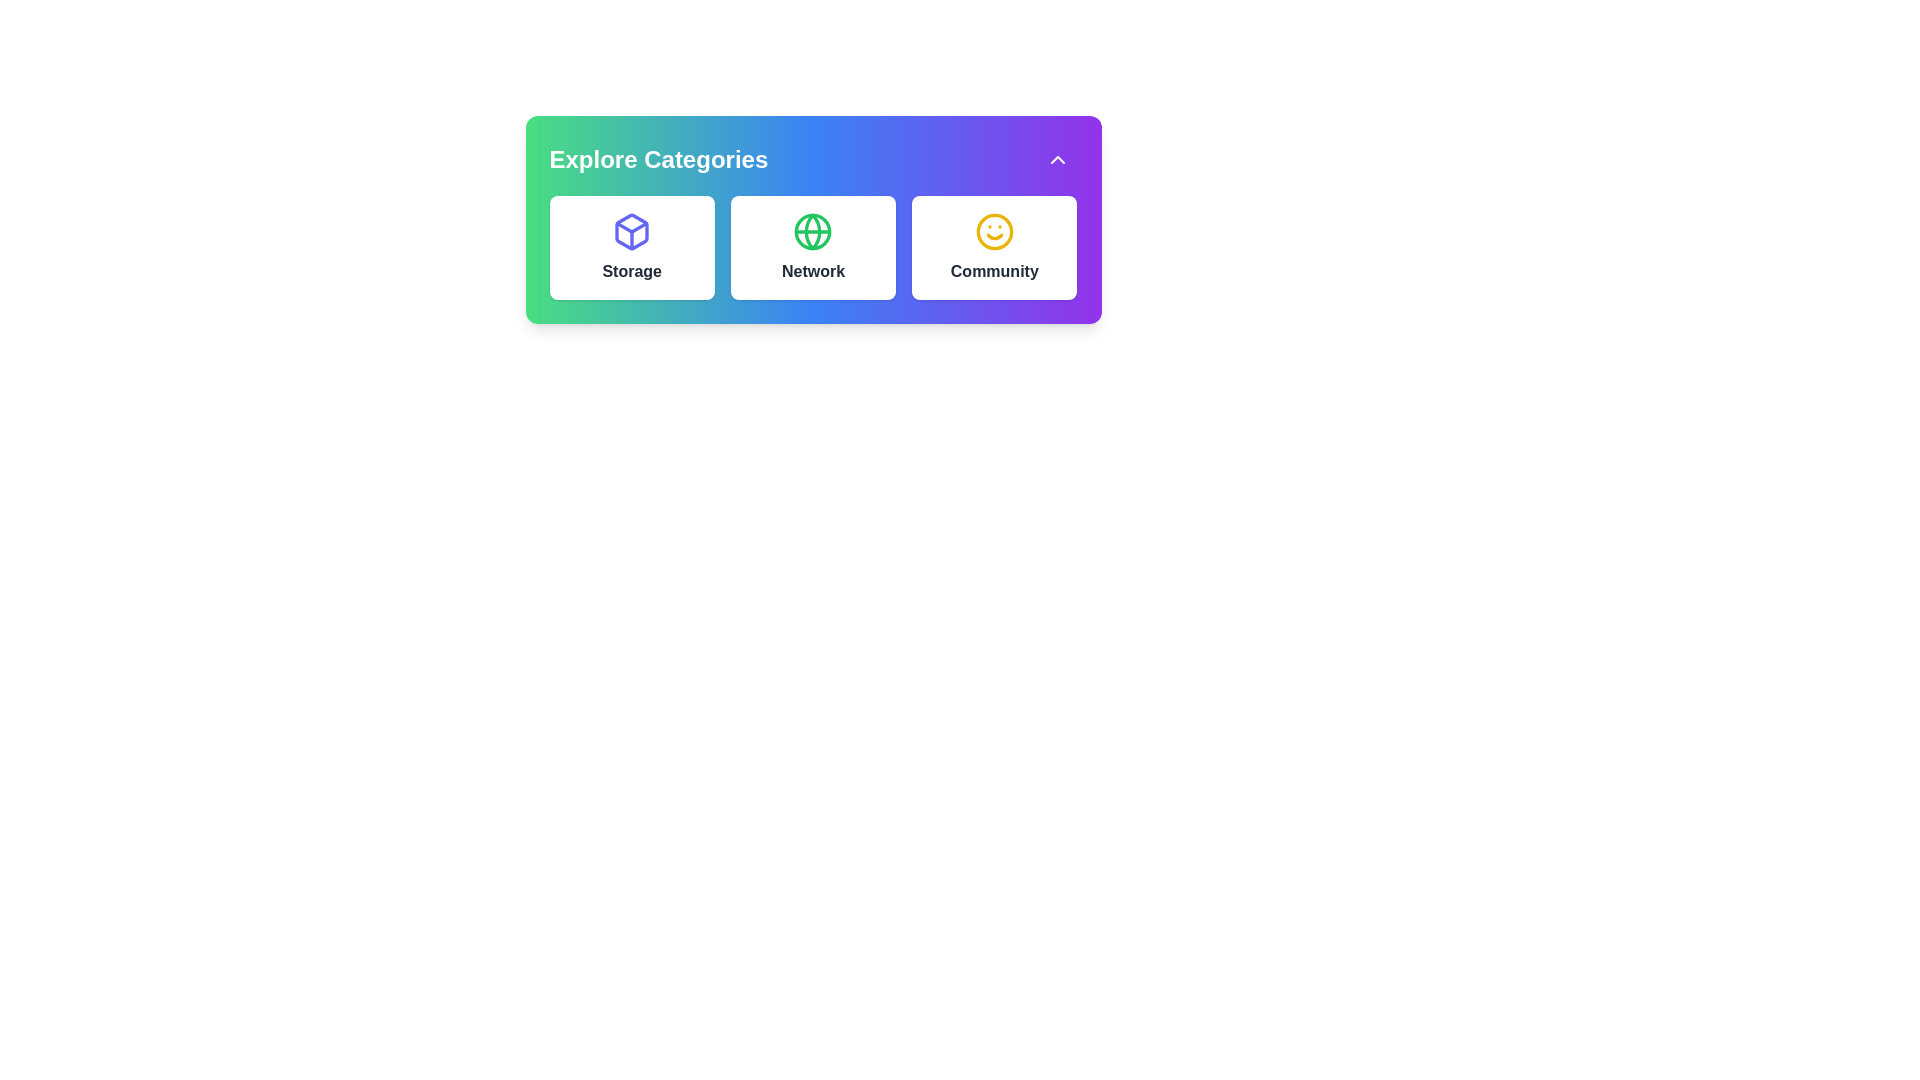 This screenshot has height=1080, width=1920. I want to click on the 'Storage' category icon, which is embedded within the leftmost button under the 'Explore Categories' heading, so click(631, 230).